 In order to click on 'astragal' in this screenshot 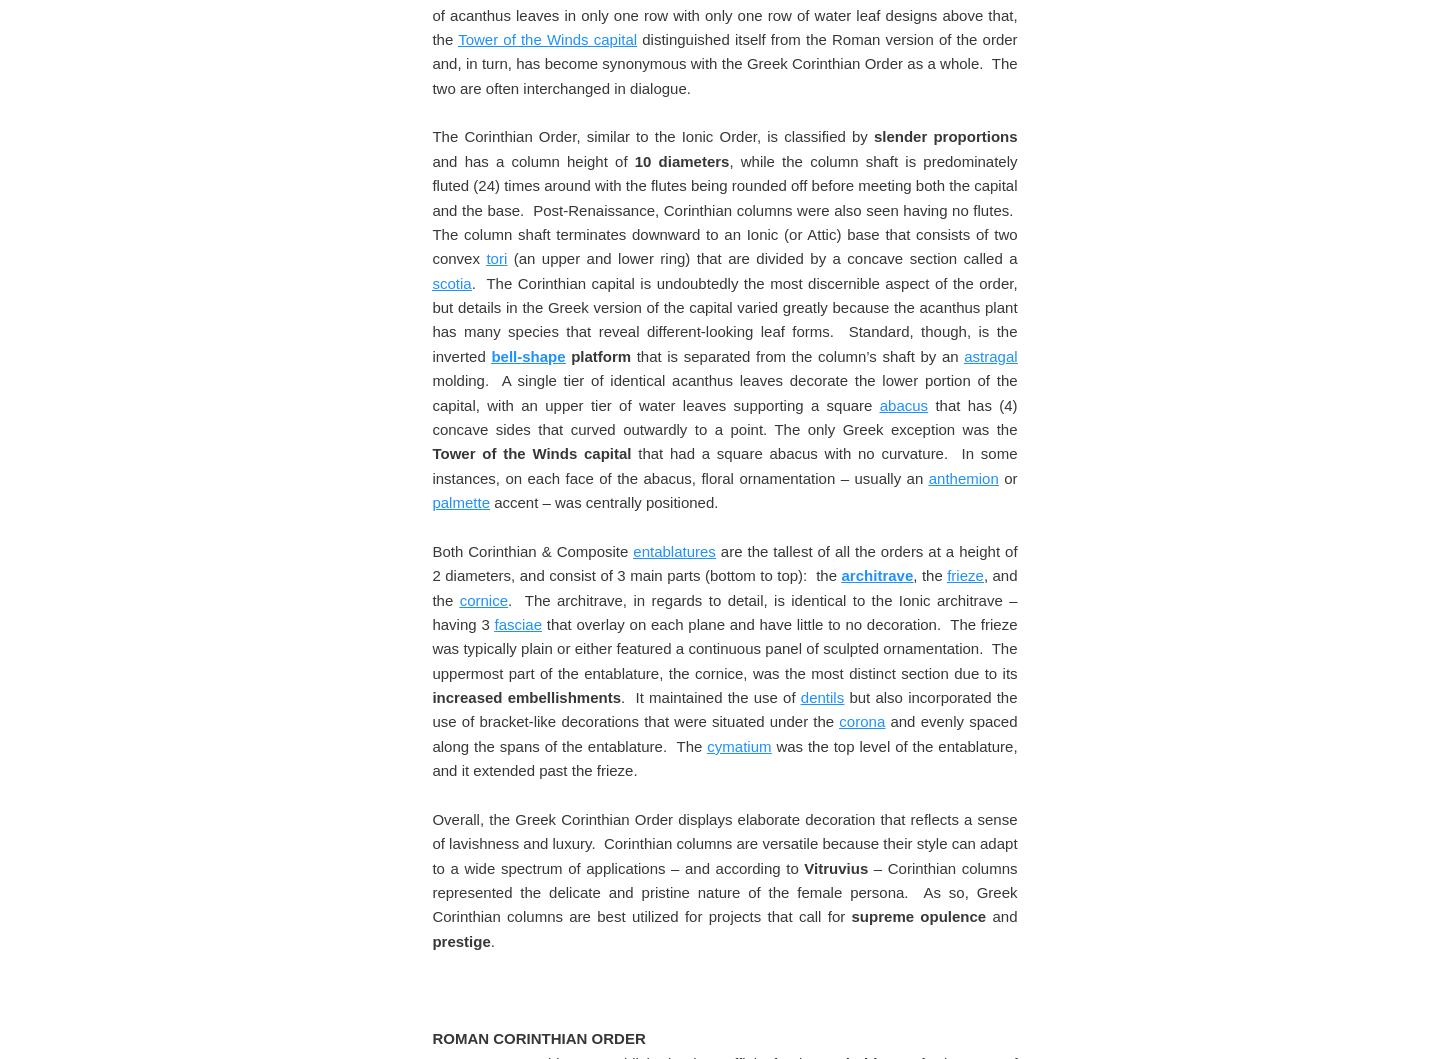, I will do `click(990, 976)`.